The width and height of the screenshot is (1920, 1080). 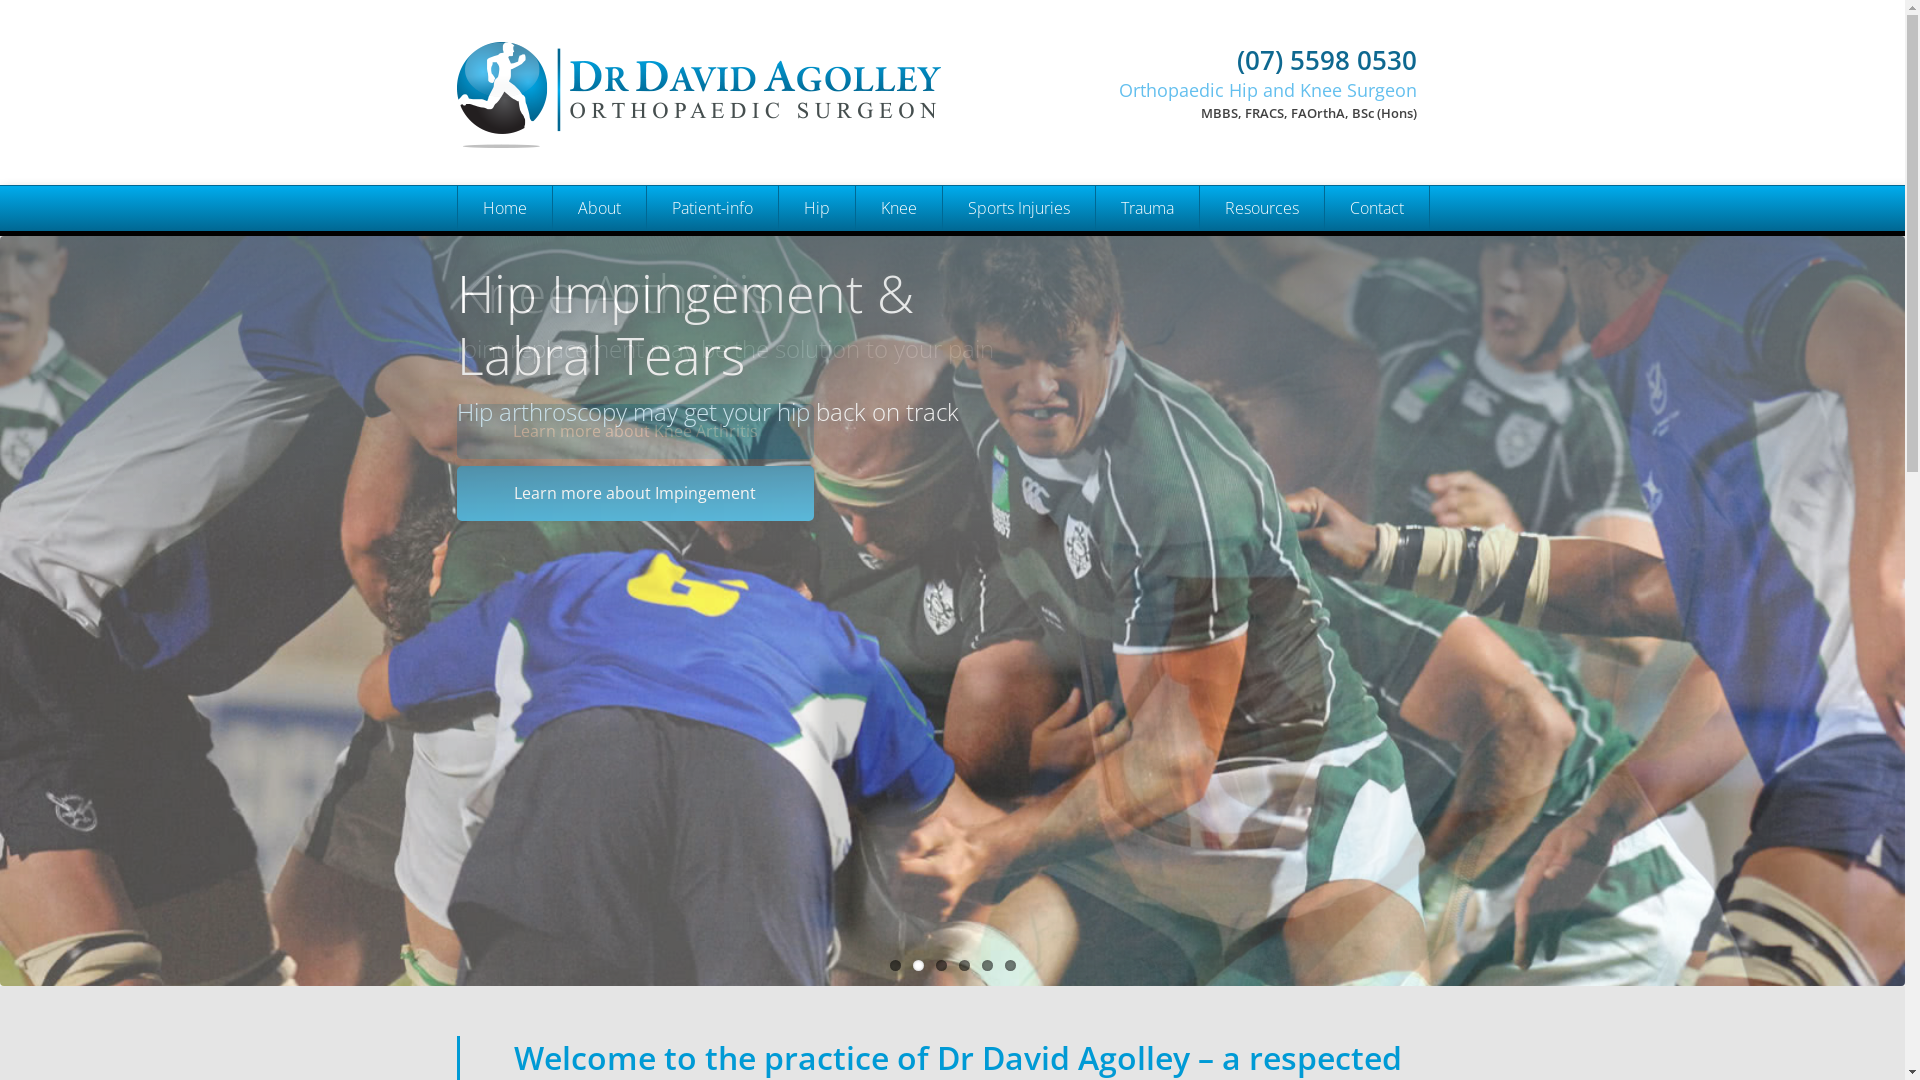 I want to click on 'Knee Osteotomy and Realignment', so click(x=896, y=478).